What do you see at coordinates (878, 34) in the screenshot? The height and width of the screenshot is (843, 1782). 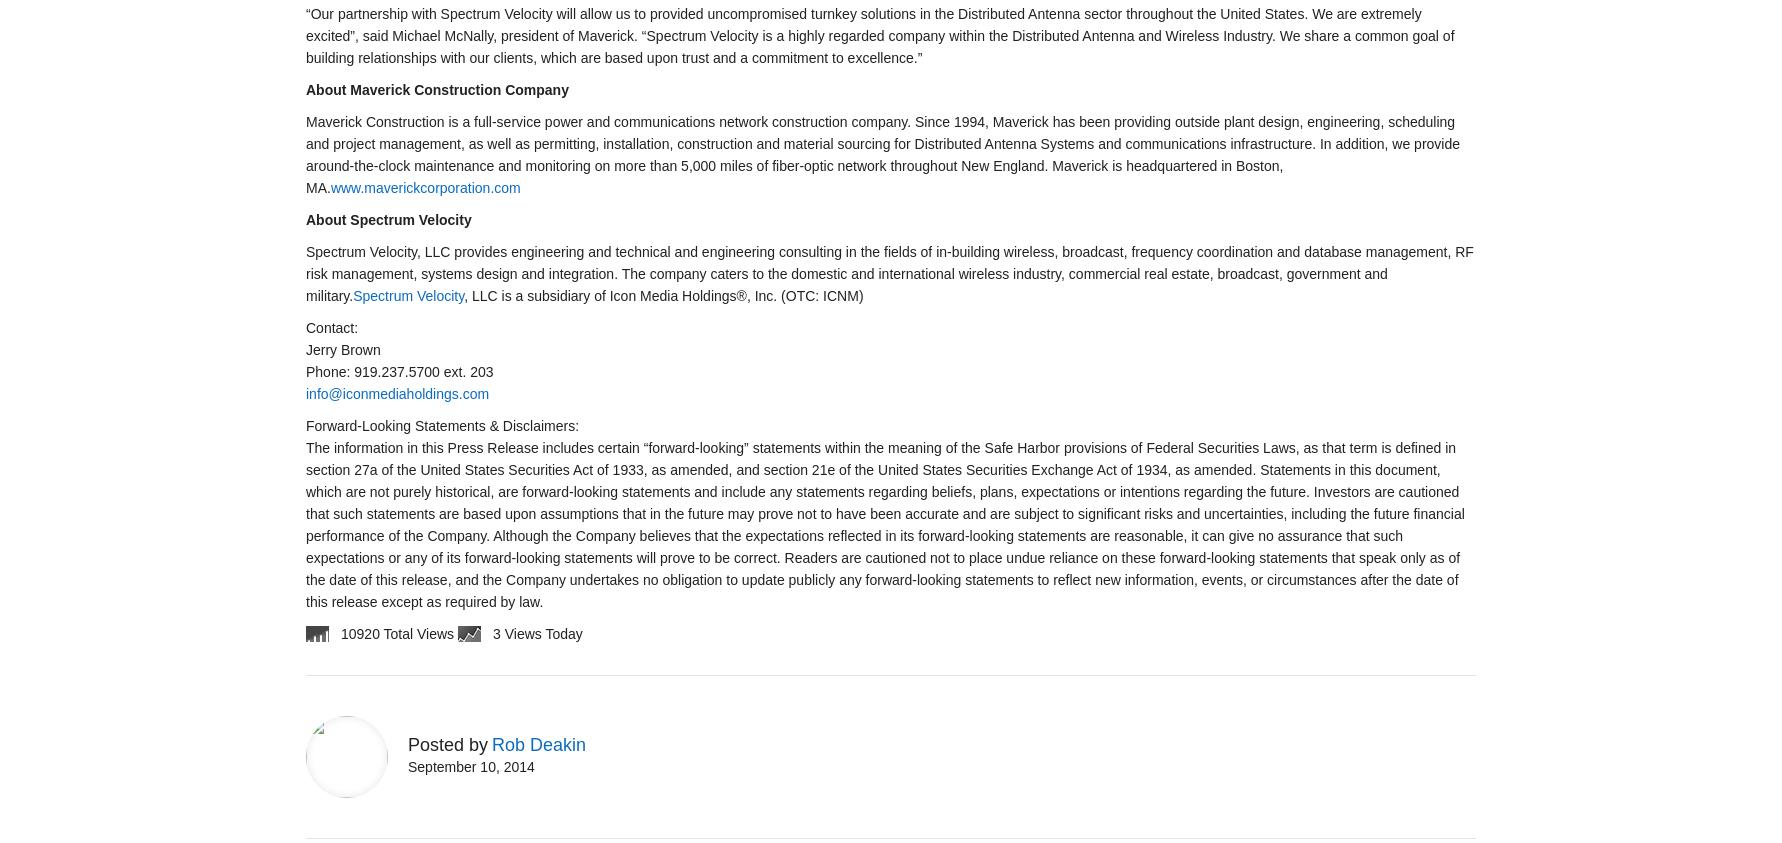 I see `'“Our partnership with Spectrum Velocity will allow us to provided uncompromised turnkey solutions in the Distributed Antenna sector throughout the United States. We are extremely excited”, said Michael McNally, president of Maverick. “Spectrum Velocity is a highly regarded company within the Distributed Antenna and Wireless Industry. We share a common goal of building relationships with our clients, which are based upon trust and a commitment to excellence.”'` at bounding box center [878, 34].